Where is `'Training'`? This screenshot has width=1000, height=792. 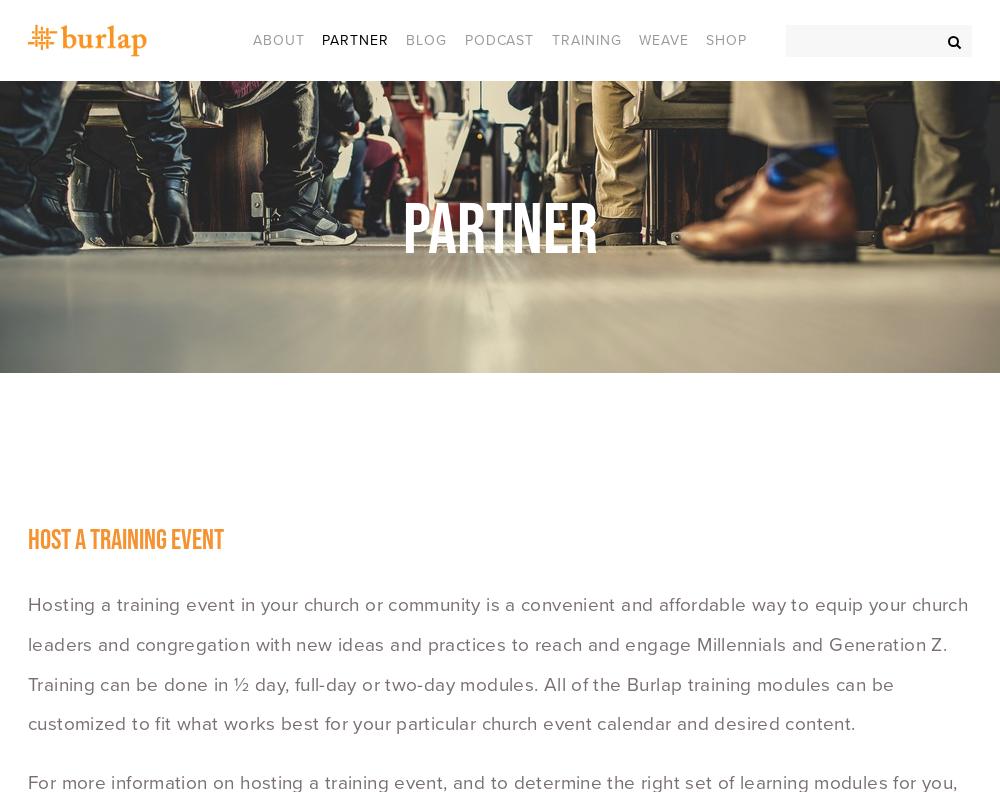 'Training' is located at coordinates (551, 38).